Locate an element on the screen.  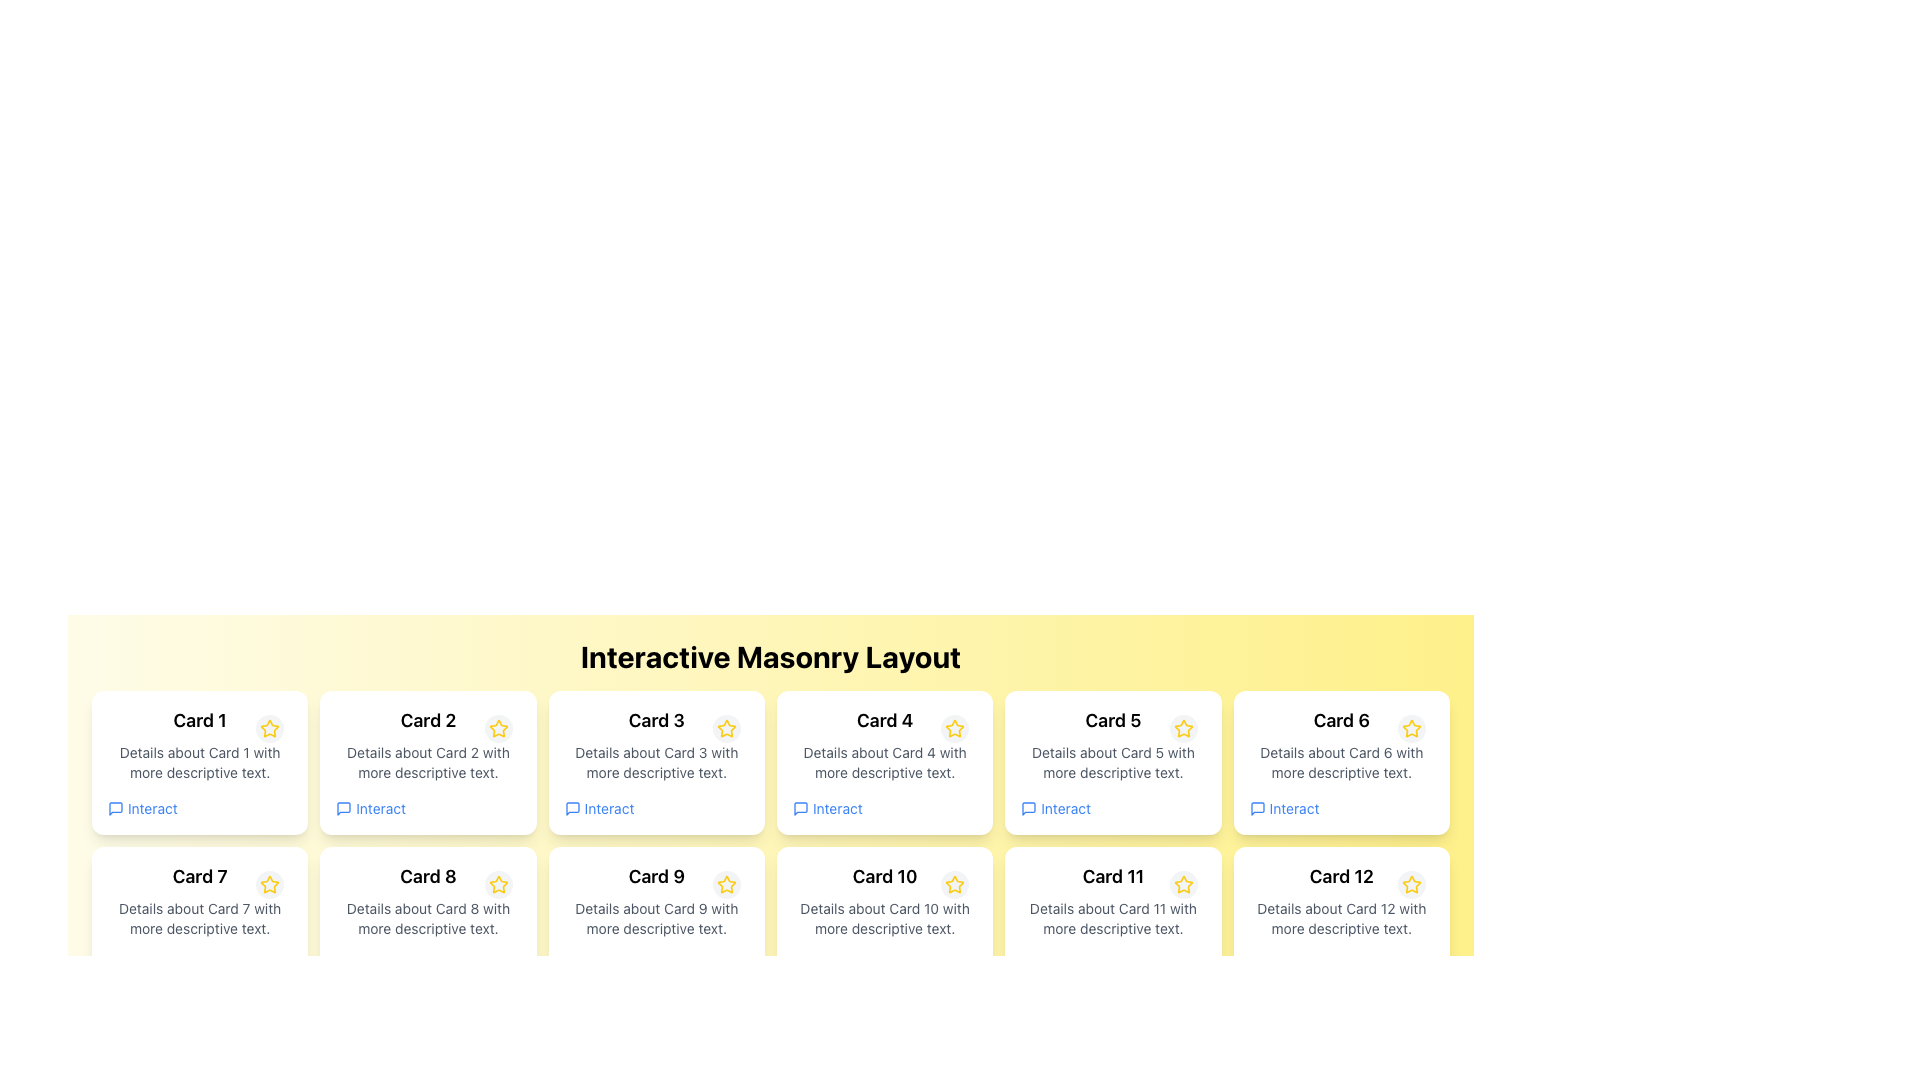
the Text Display element located within 'Card 10,' which provides additional descriptive details and is positioned just below the heading and above the 'Interact' link is located at coordinates (884, 918).